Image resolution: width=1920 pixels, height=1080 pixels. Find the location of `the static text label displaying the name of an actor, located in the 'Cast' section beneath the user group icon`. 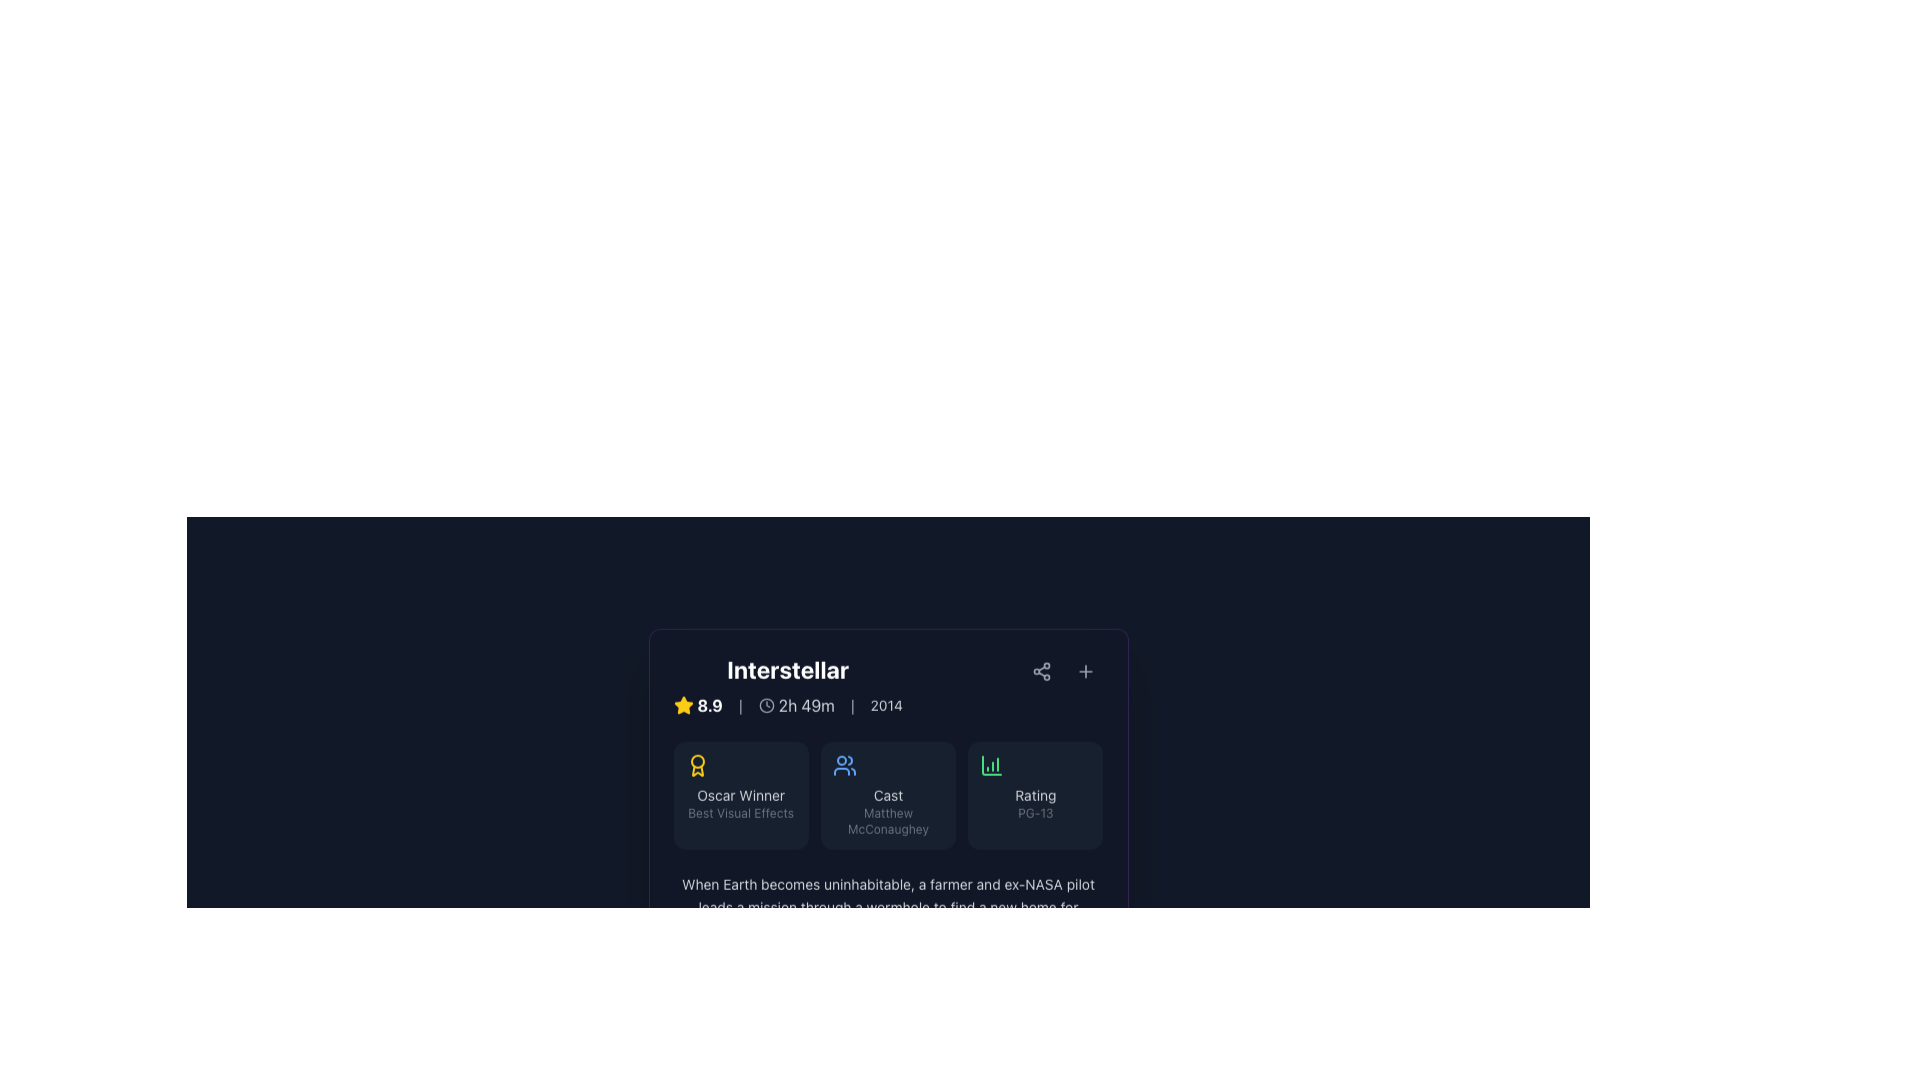

the static text label displaying the name of an actor, located in the 'Cast' section beneath the user group icon is located at coordinates (887, 821).